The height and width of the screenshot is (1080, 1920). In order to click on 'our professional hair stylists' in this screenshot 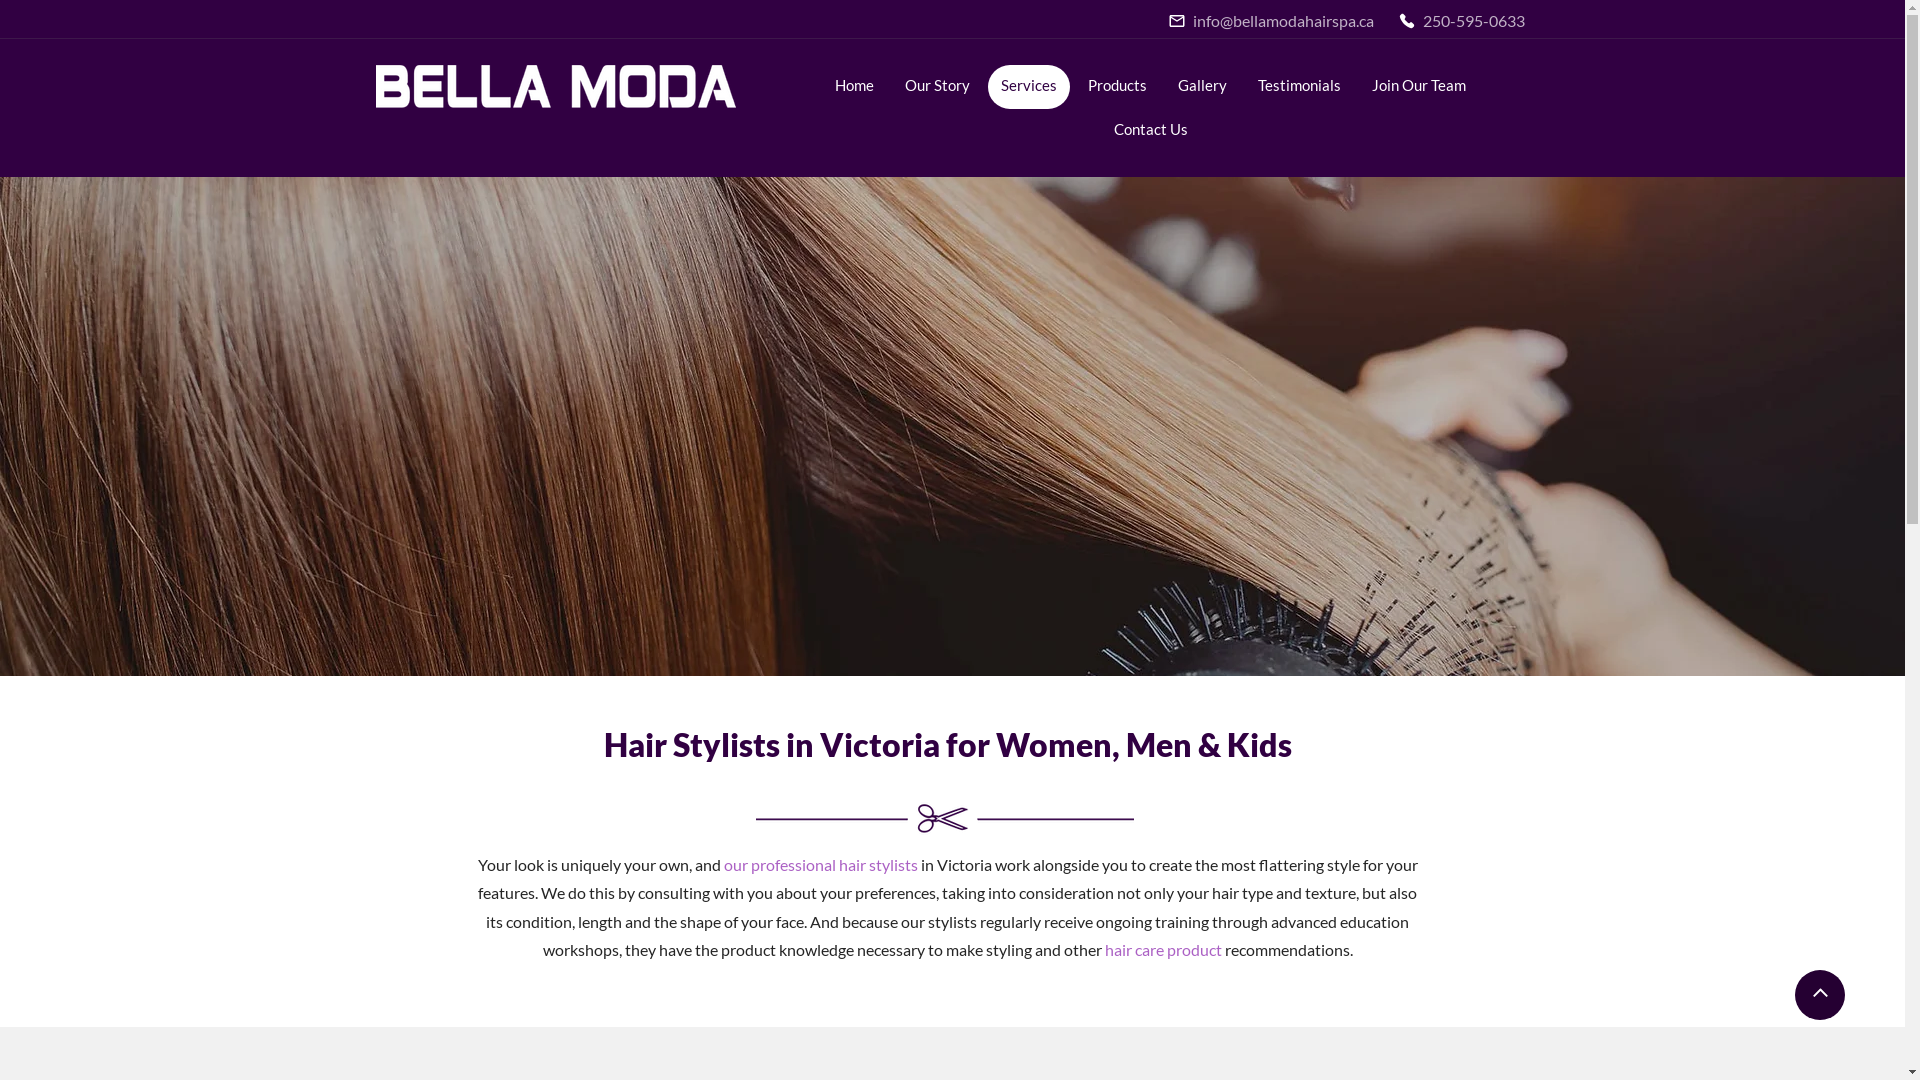, I will do `click(723, 863)`.